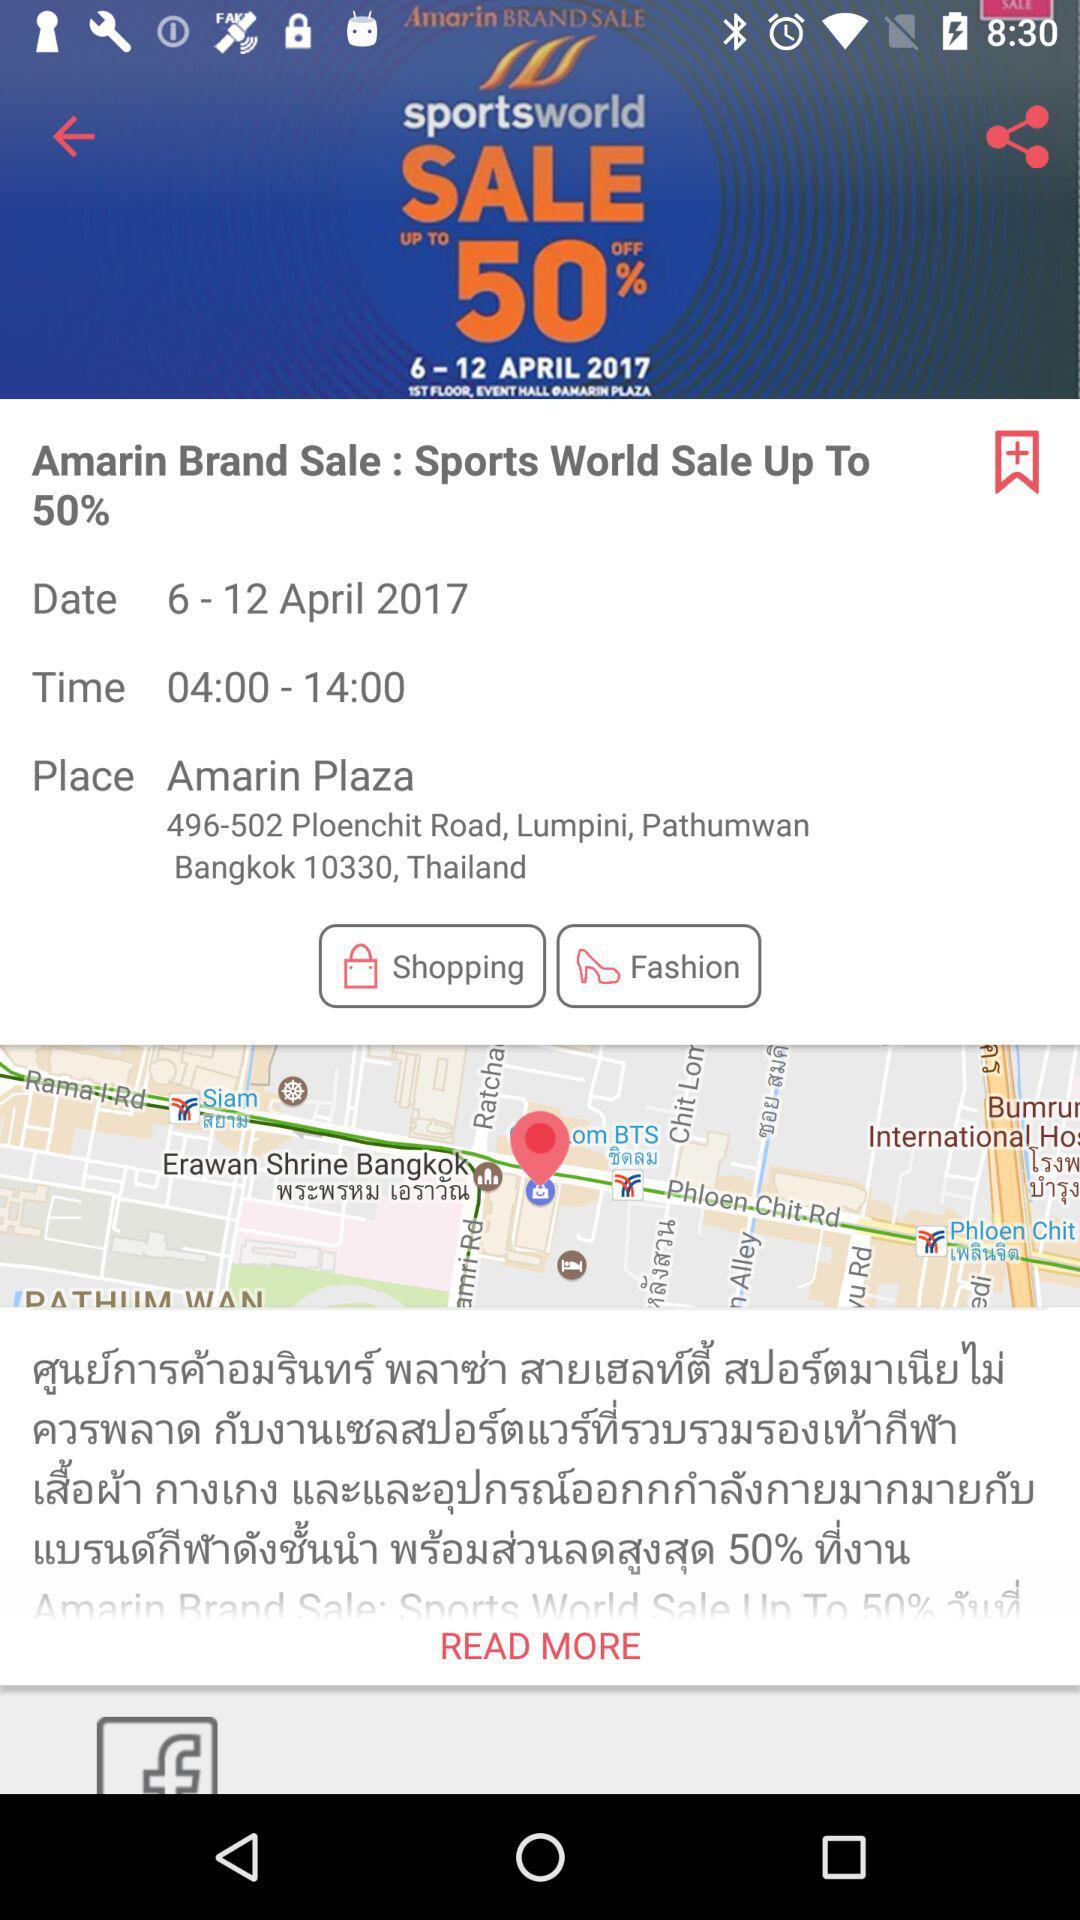 Image resolution: width=1080 pixels, height=1920 pixels. I want to click on the bookmark icon, so click(1017, 460).